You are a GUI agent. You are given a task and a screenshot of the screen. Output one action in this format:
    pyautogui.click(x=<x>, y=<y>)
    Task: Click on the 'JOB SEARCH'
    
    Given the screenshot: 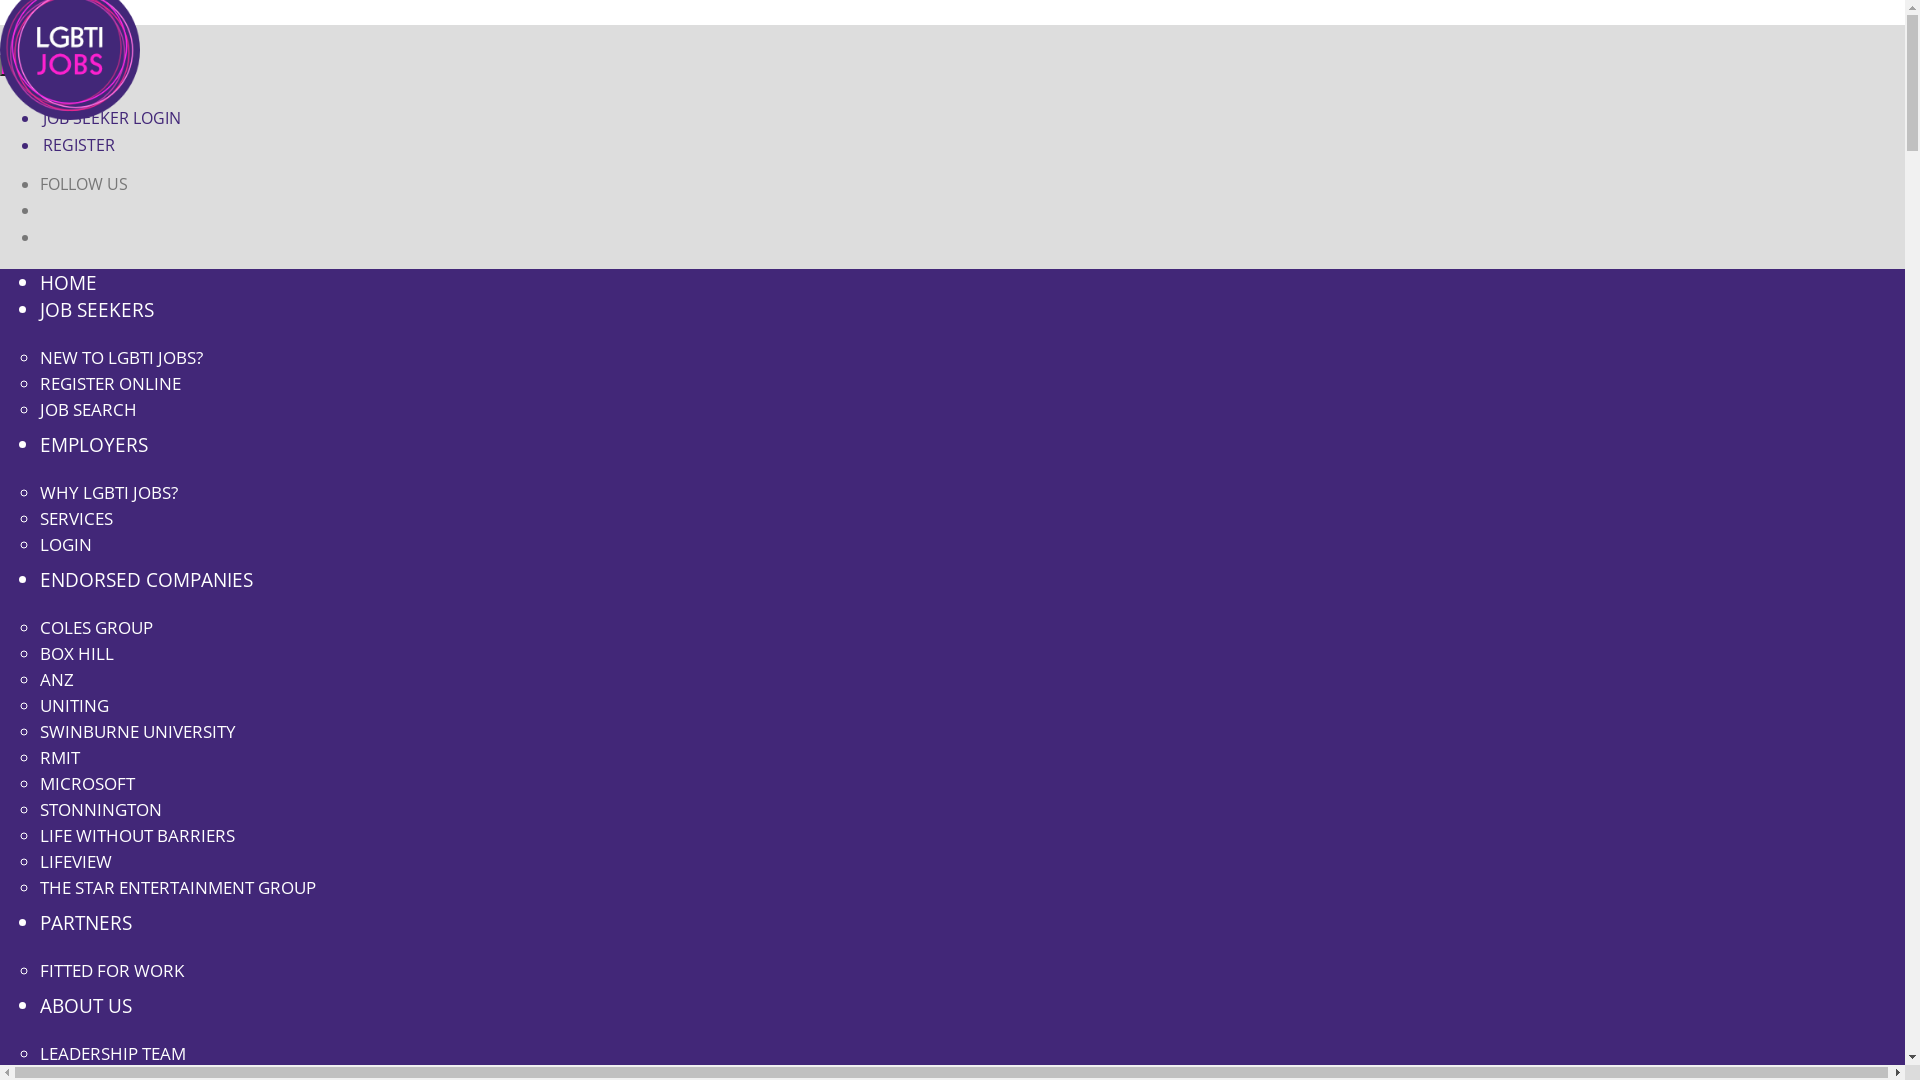 What is the action you would take?
    pyautogui.click(x=87, y=408)
    